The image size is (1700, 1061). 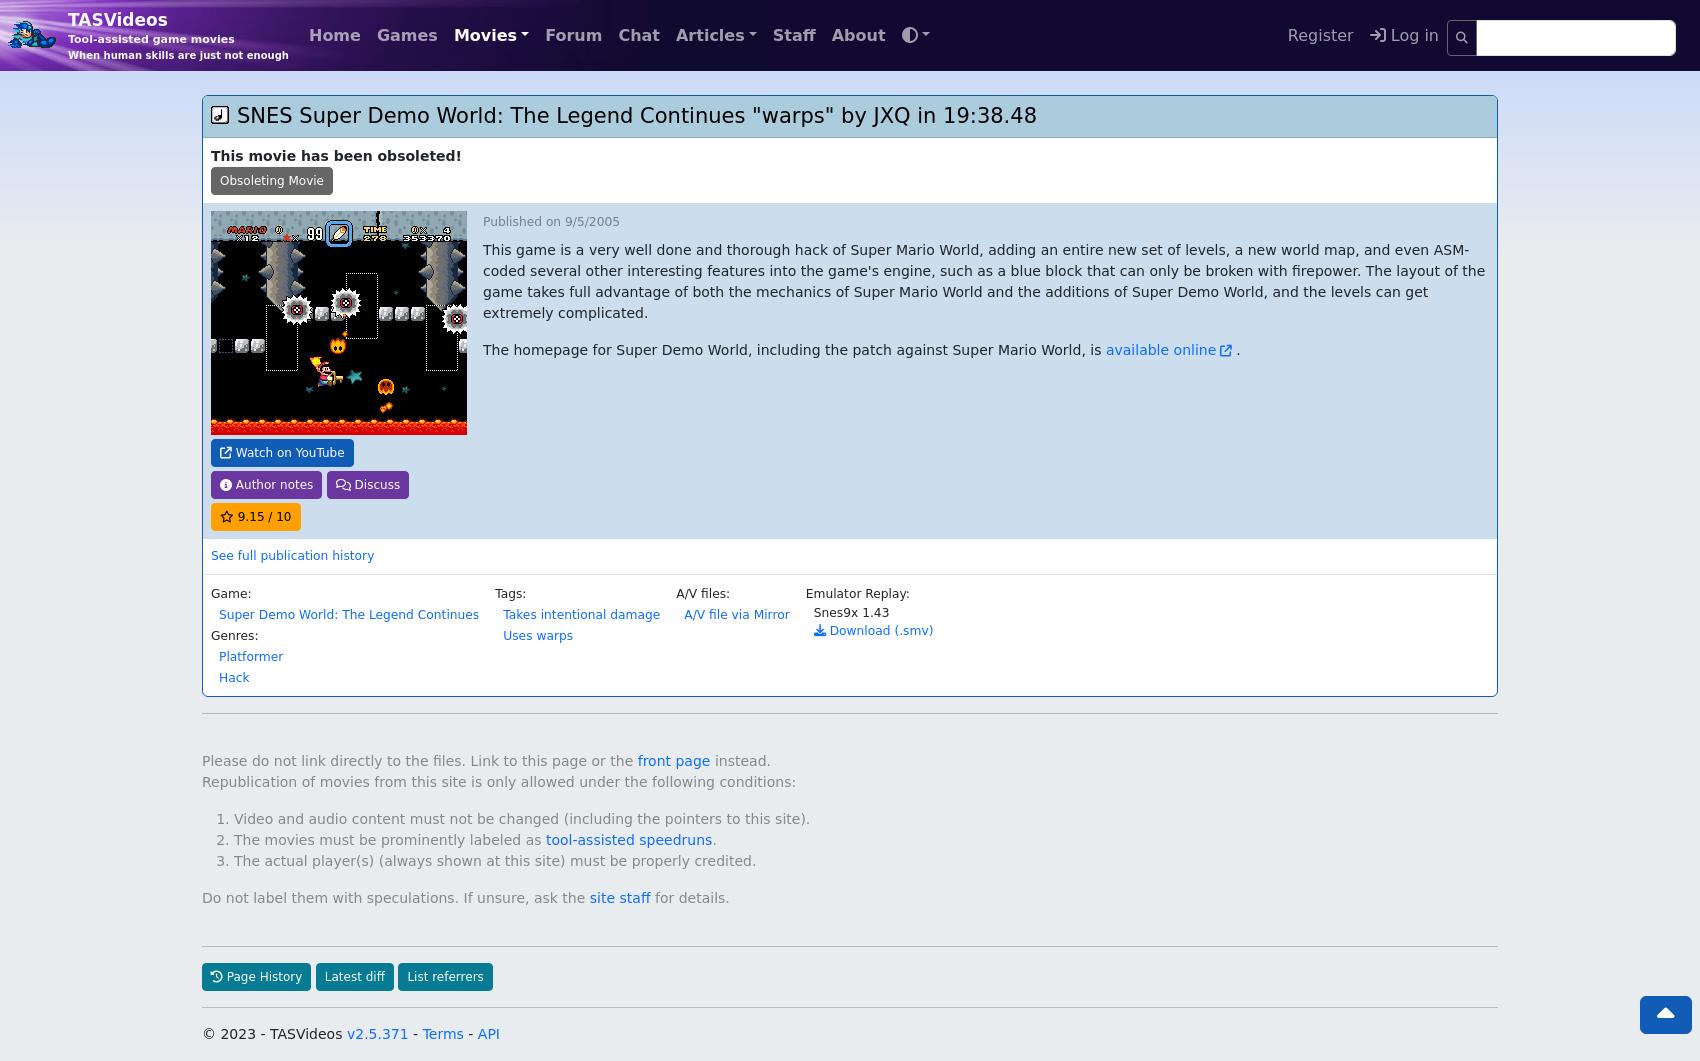 What do you see at coordinates (982, 238) in the screenshot?
I see `'This game is a very well done and thorough hack of Super Mario World, 
adding an entire new set of levels, a new world map, and even ASM-coded 
several other interesting features into the game's engine, such as a 
blue block that can only be broken with firepower. The layout of the 
game takes full advantage of both the mechanics of Super Mario World 
and the additions of Super Demo World, and the levels can get extremely
complicated.'` at bounding box center [982, 238].